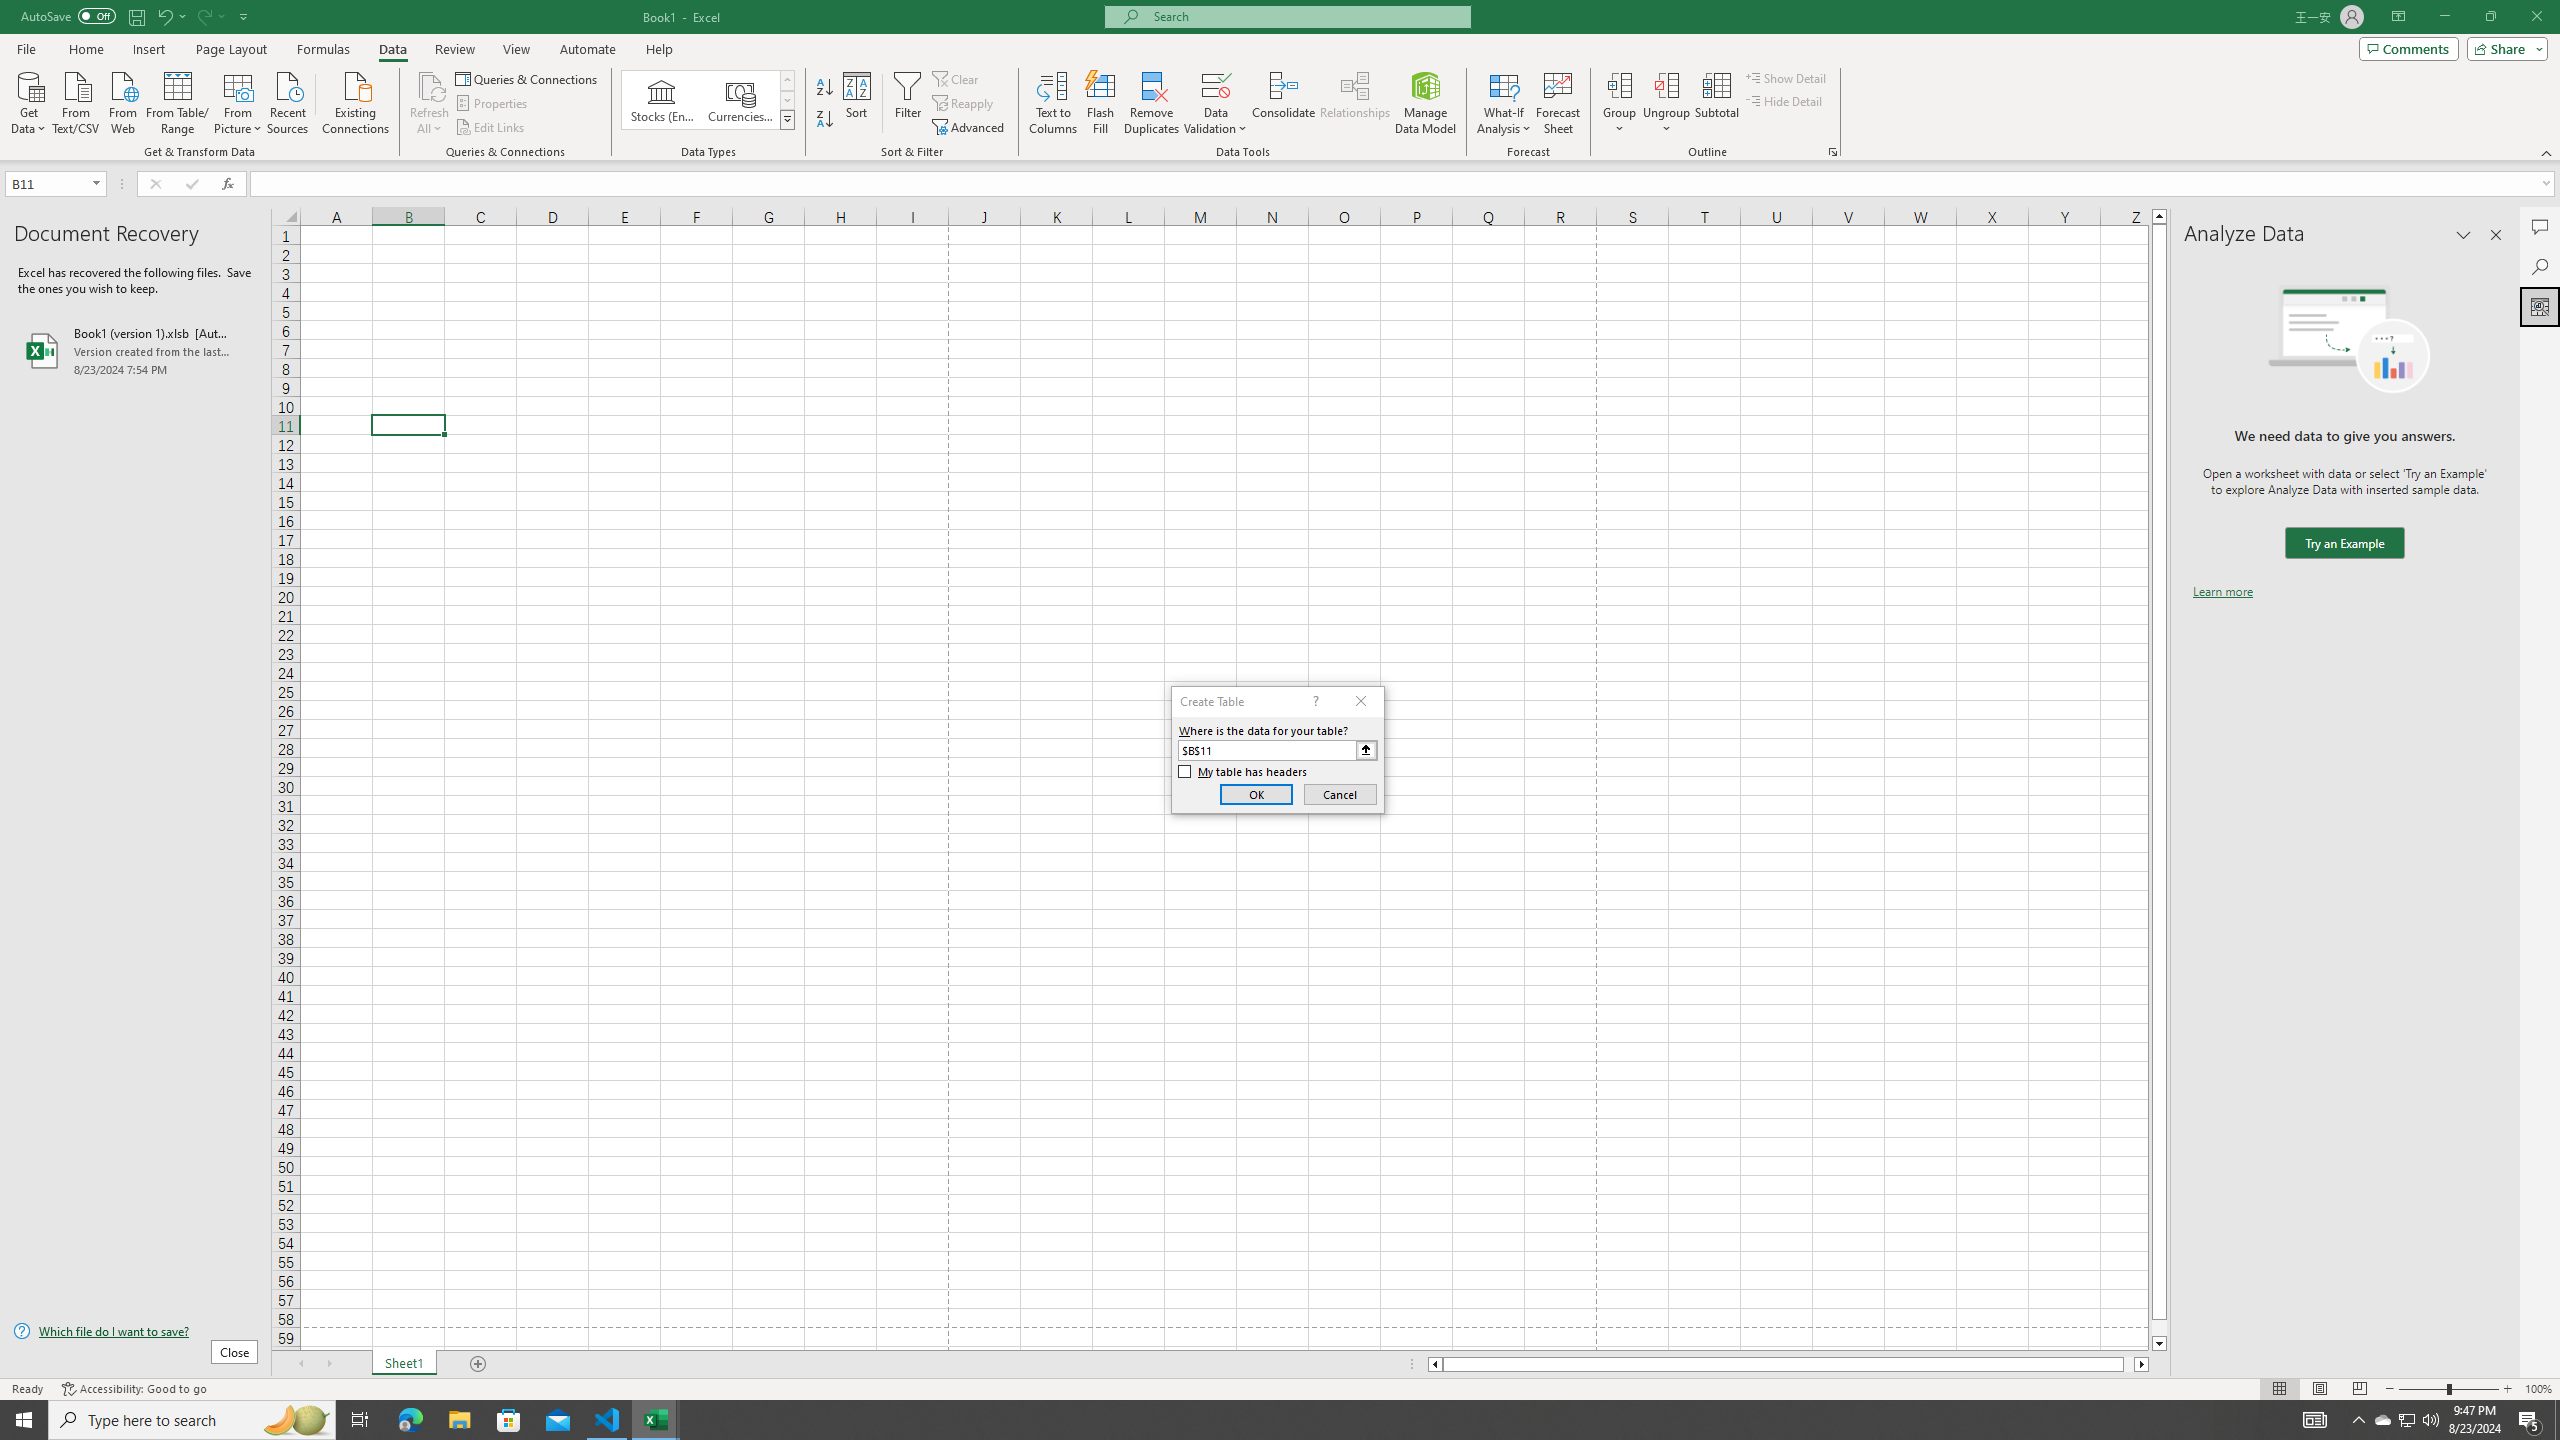  Describe the element at coordinates (1784, 99) in the screenshot. I see `'Hide Detail'` at that location.